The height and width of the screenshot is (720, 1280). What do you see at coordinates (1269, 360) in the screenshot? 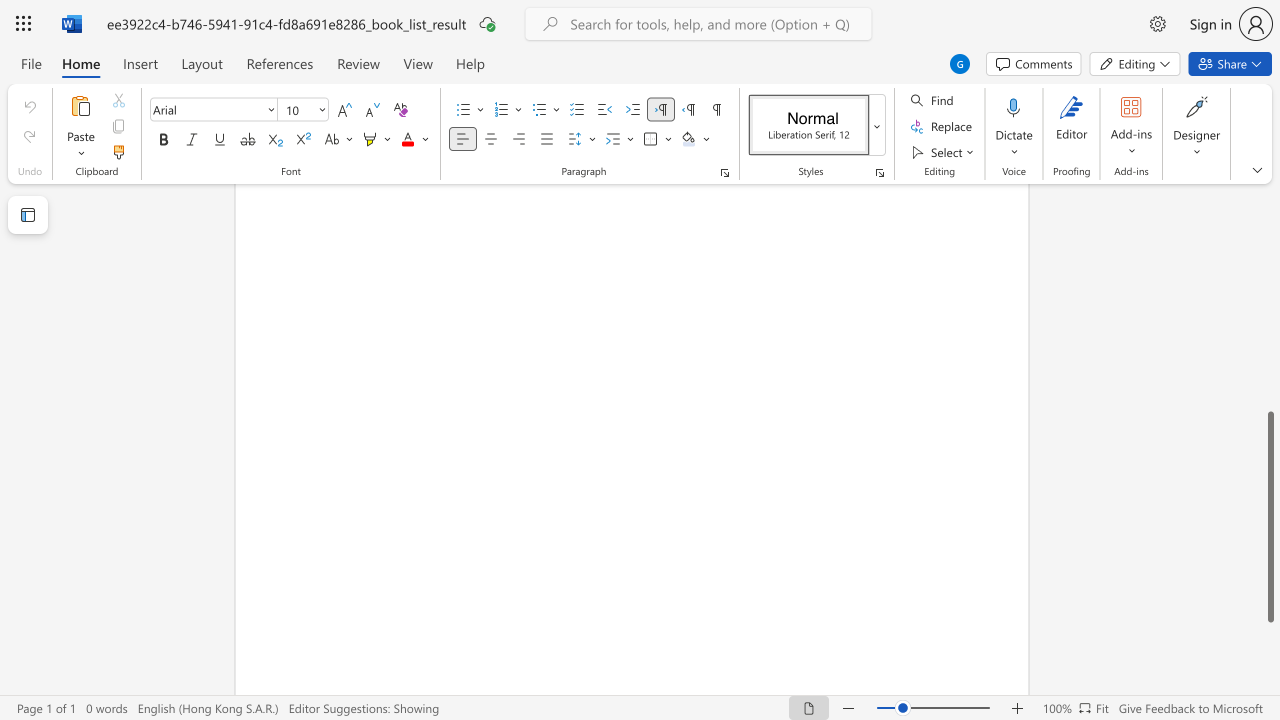
I see `the vertical scrollbar to raise the page content` at bounding box center [1269, 360].